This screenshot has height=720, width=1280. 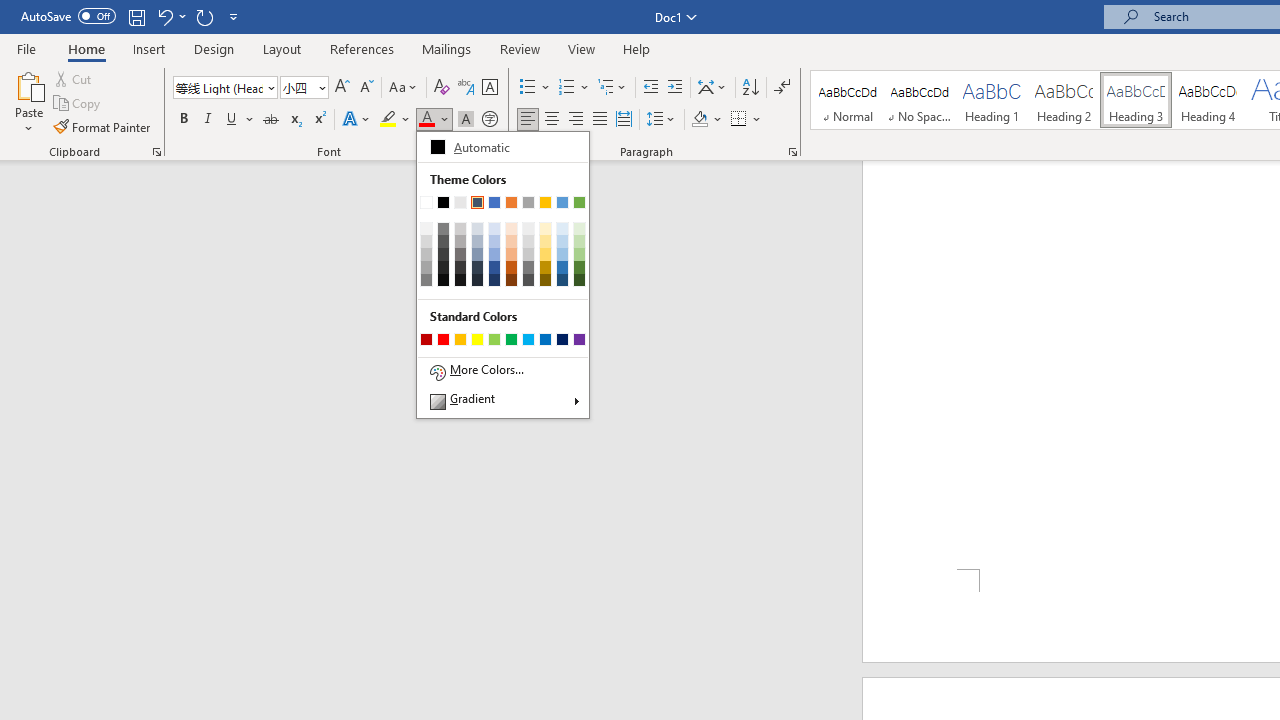 What do you see at coordinates (388, 119) in the screenshot?
I see `'Text Highlight Color Yellow'` at bounding box center [388, 119].